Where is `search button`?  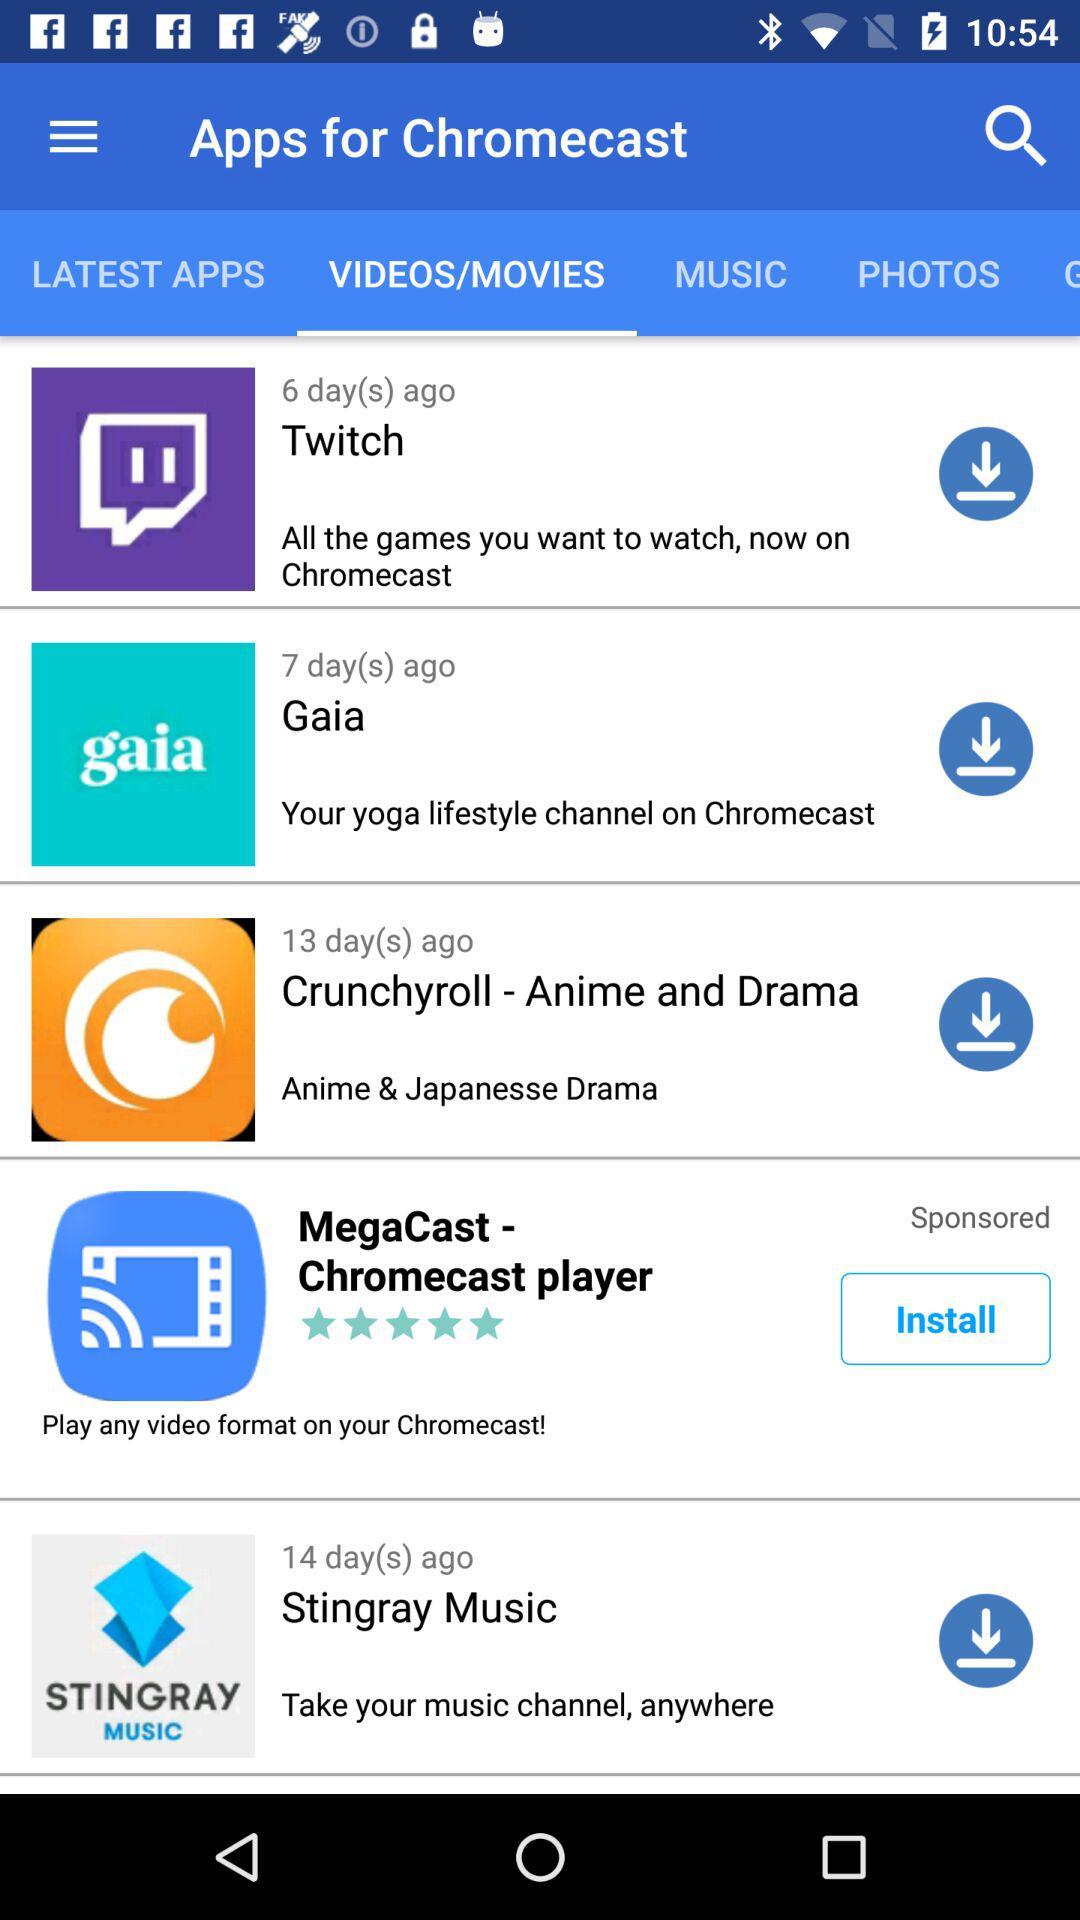 search button is located at coordinates (1017, 136).